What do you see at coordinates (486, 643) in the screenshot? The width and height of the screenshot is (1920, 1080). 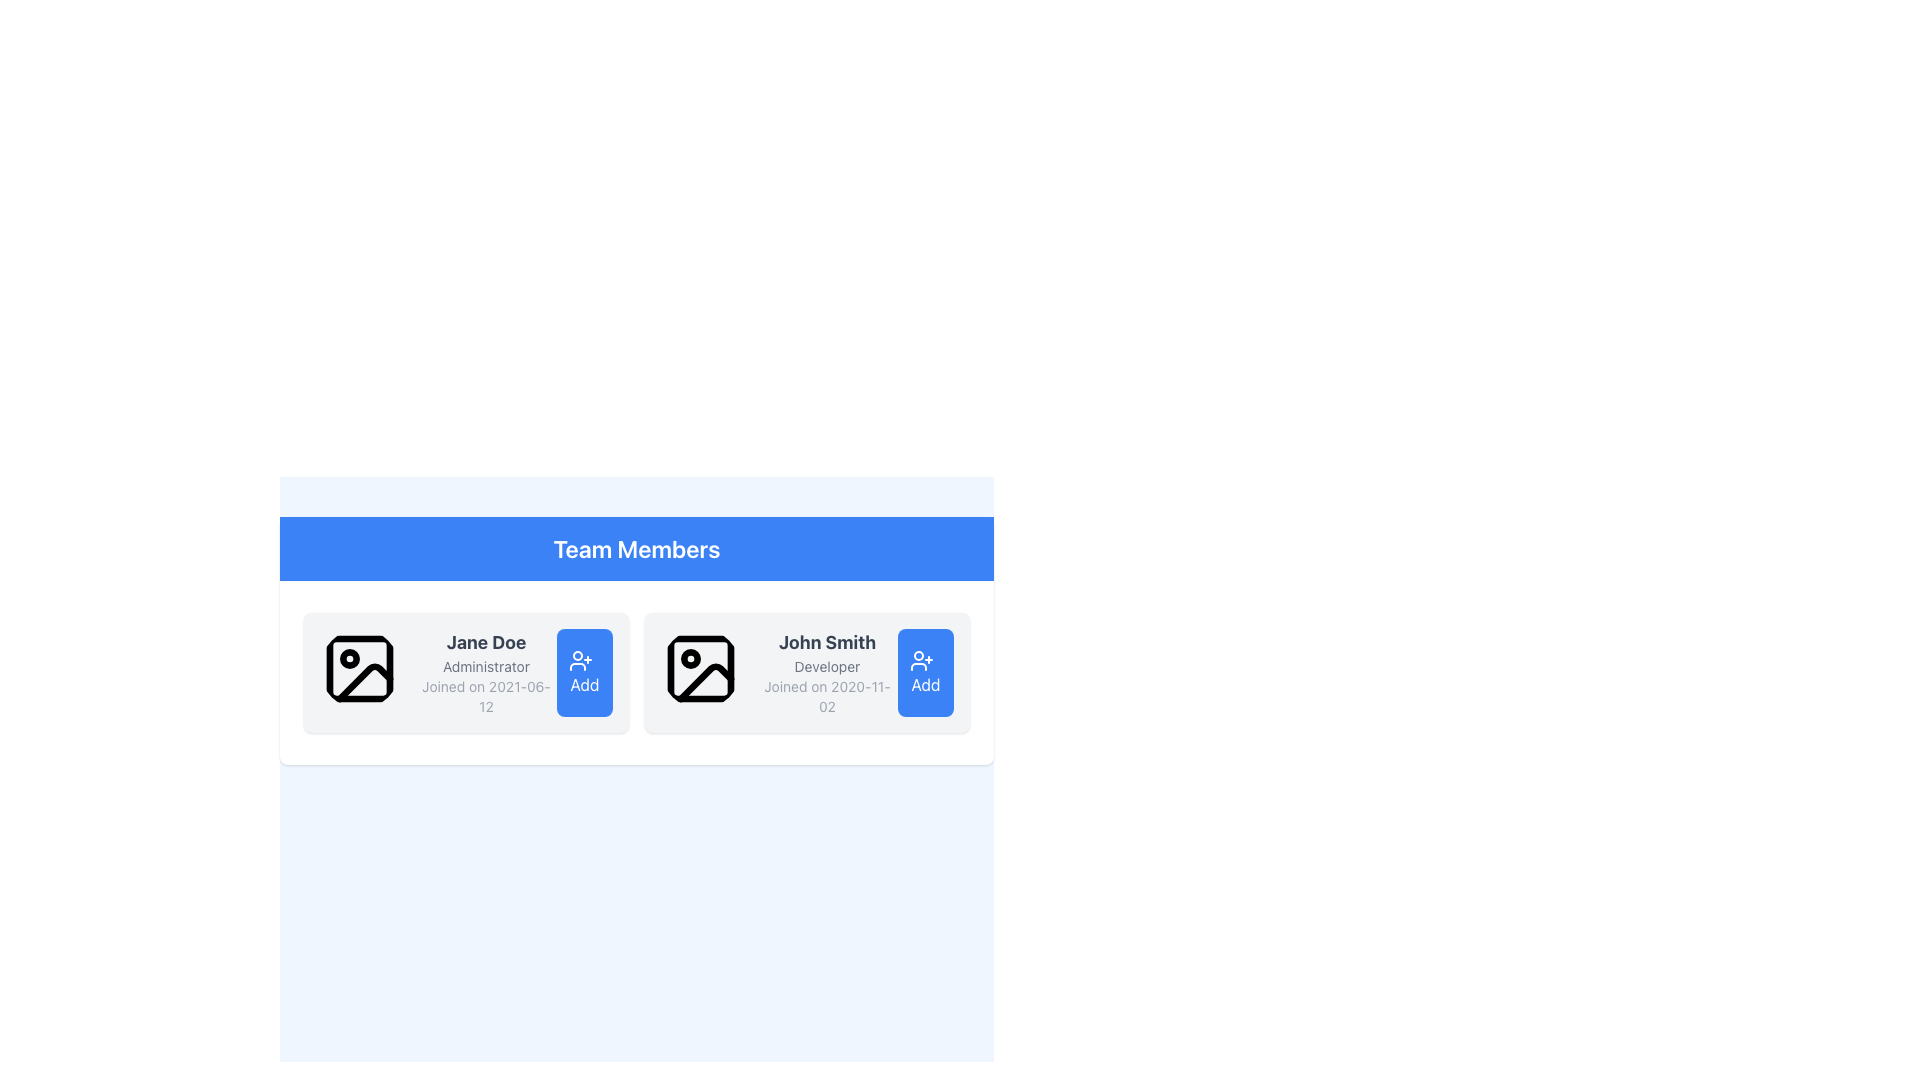 I see `the text 'Jane Doe' for copying from the team member card, which is prominently displayed in a bold and large font at the top-left corner of the card` at bounding box center [486, 643].